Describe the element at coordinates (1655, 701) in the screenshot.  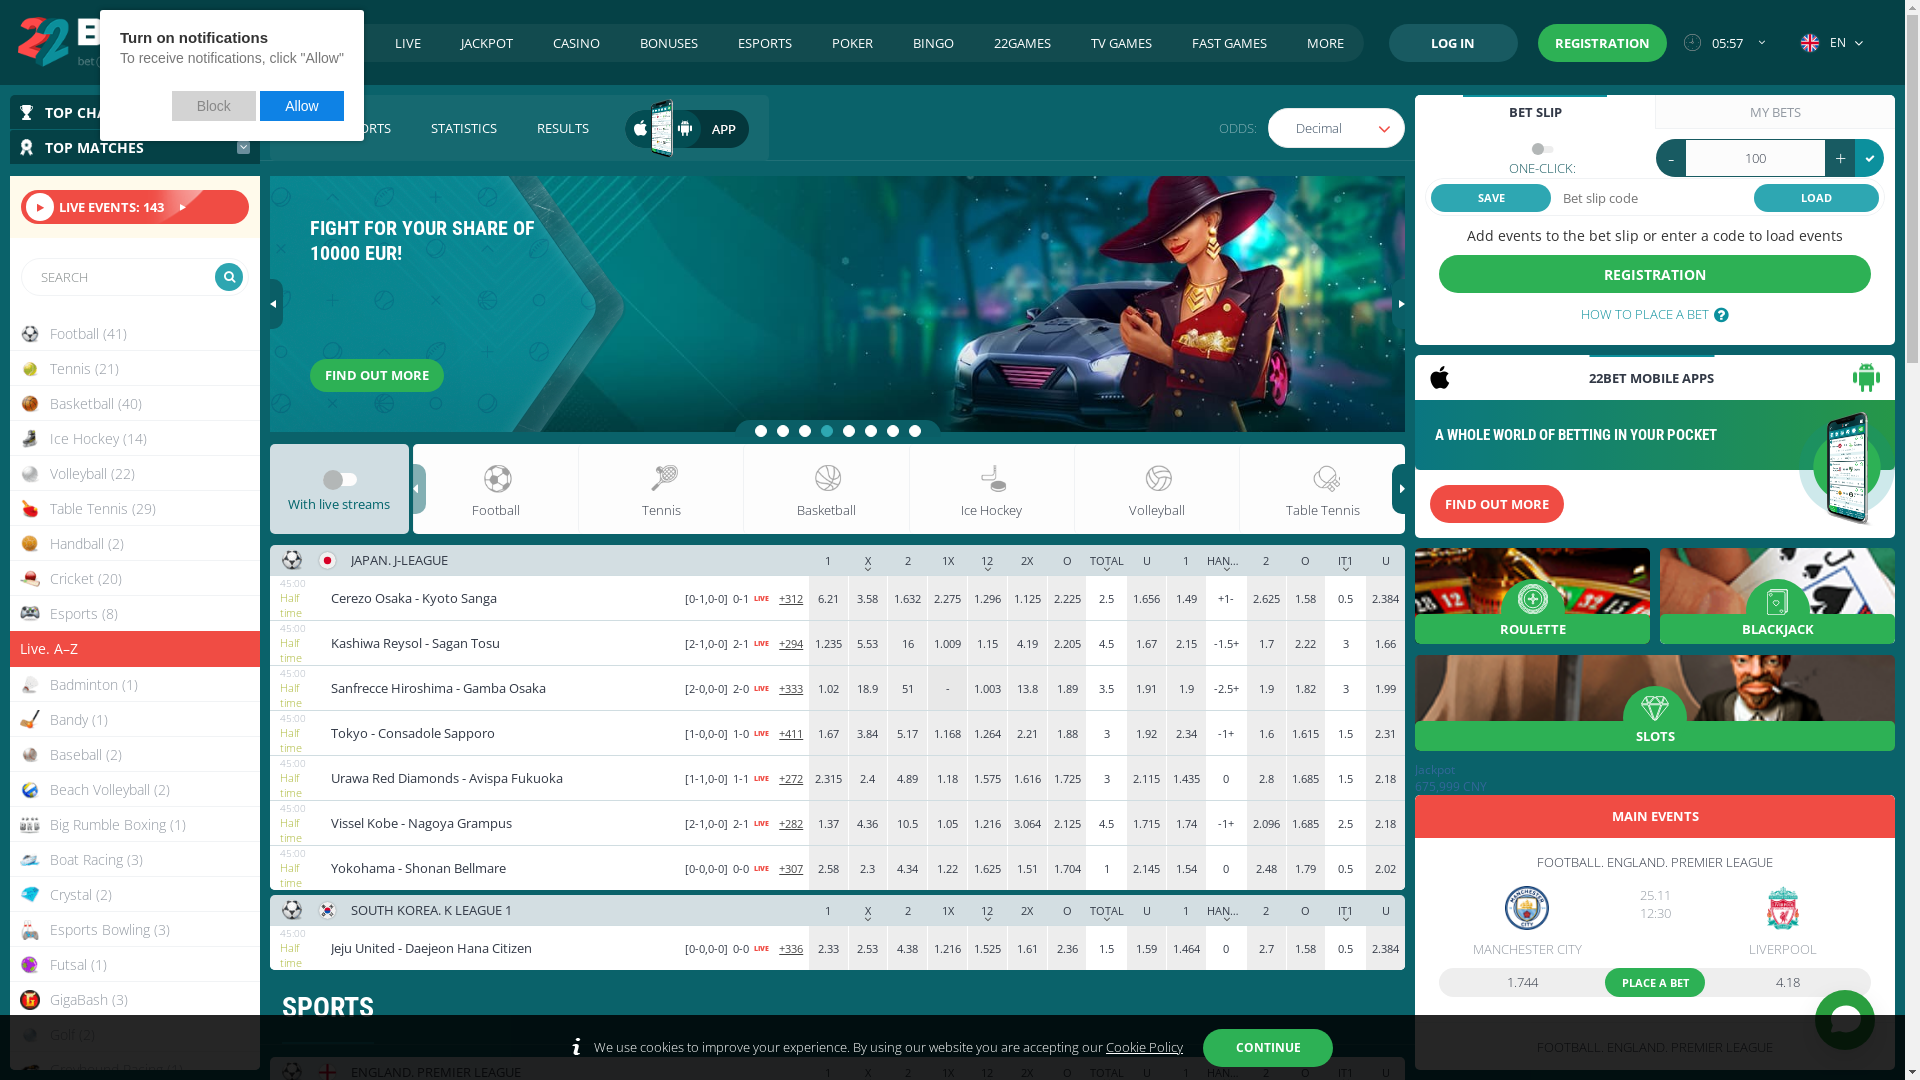
I see `'SLOTS'` at that location.